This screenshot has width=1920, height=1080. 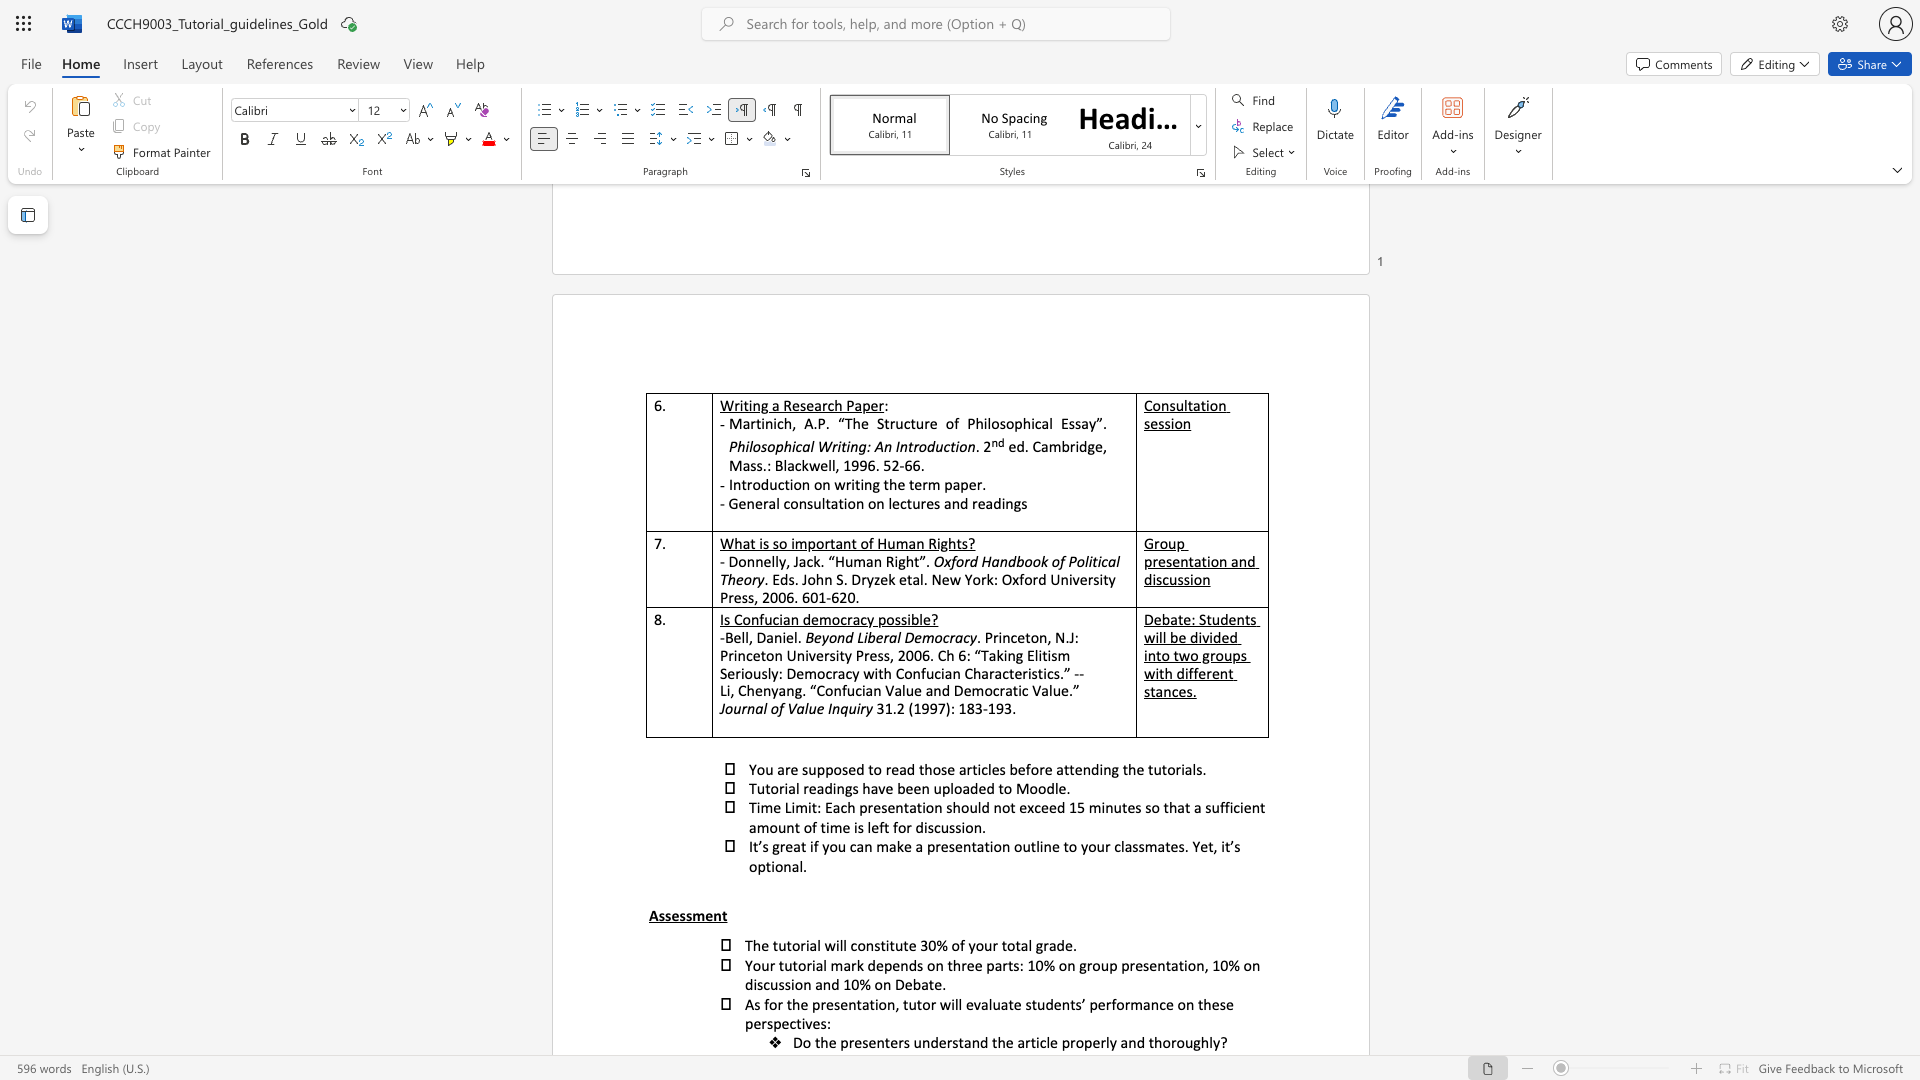 I want to click on the subset text "anie" within the text "-Bell, Daniel.", so click(x=765, y=637).